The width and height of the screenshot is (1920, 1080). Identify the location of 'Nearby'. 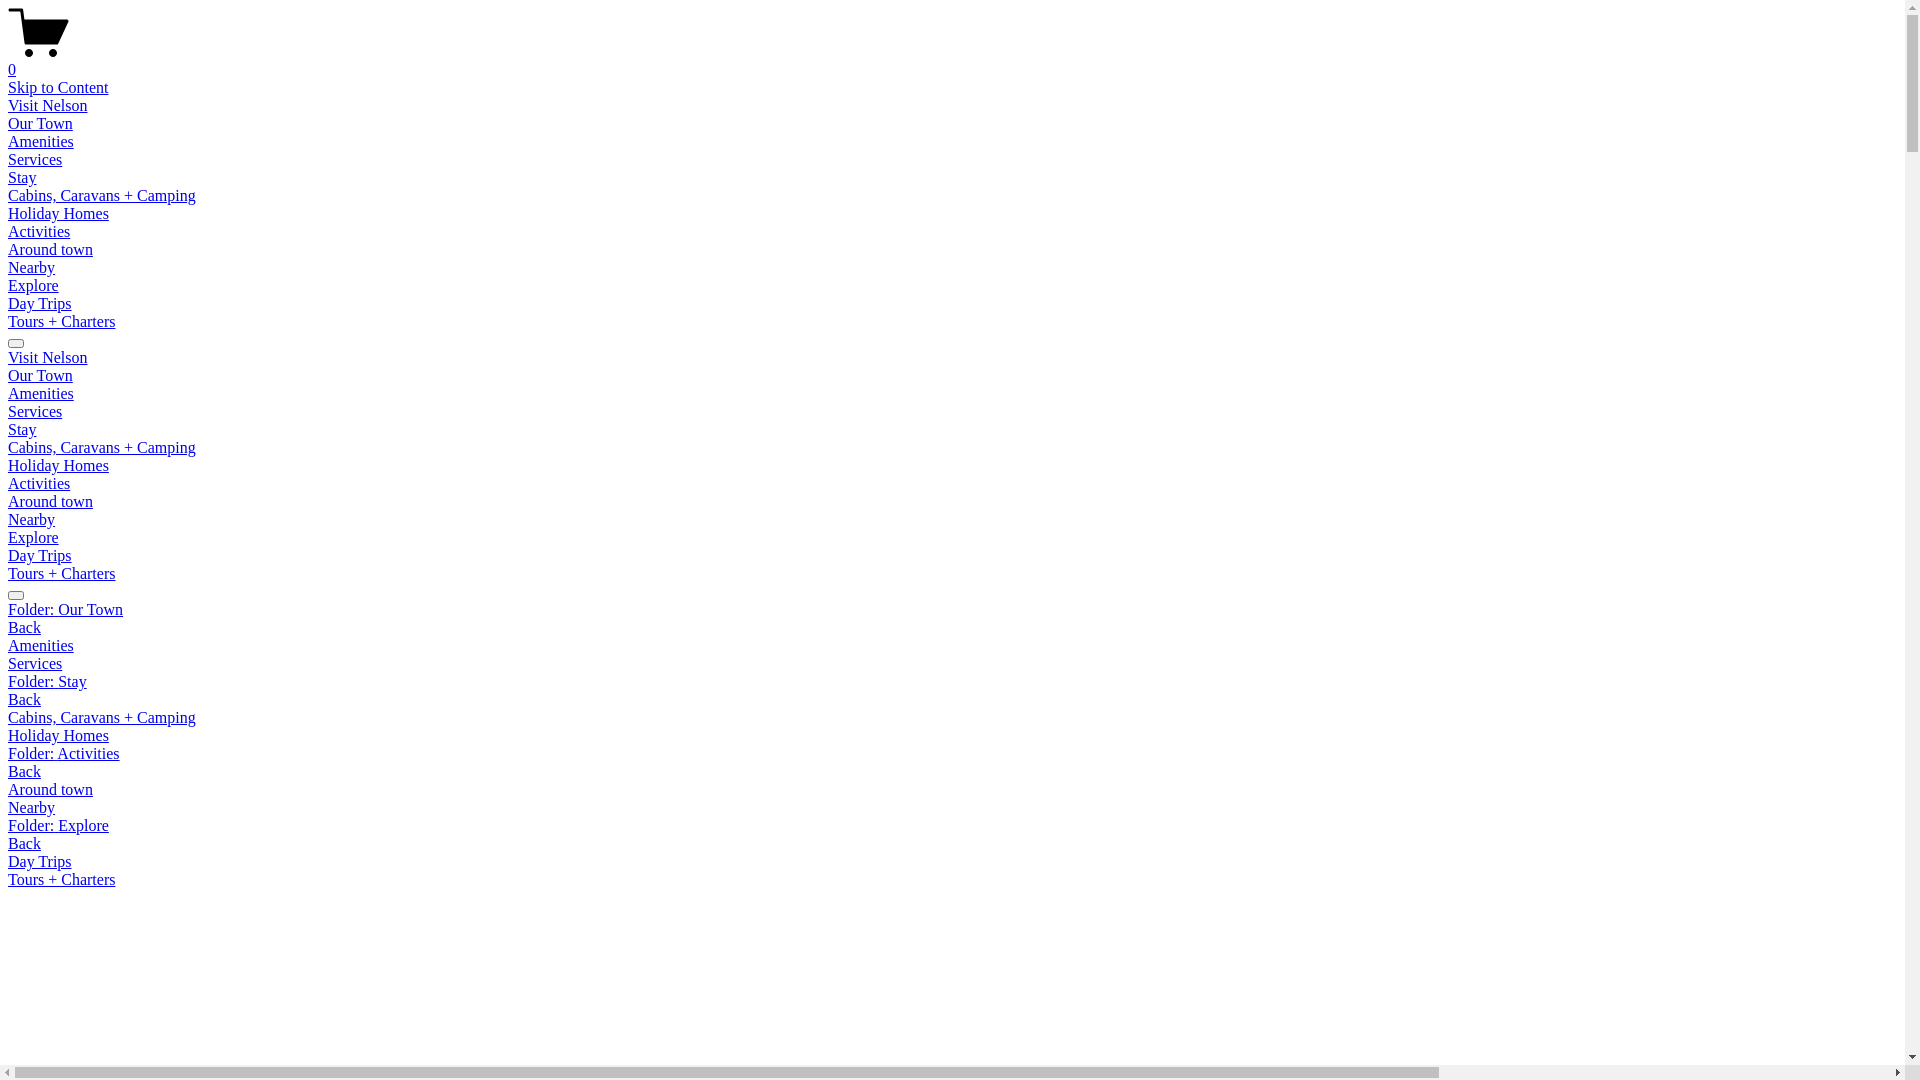
(31, 266).